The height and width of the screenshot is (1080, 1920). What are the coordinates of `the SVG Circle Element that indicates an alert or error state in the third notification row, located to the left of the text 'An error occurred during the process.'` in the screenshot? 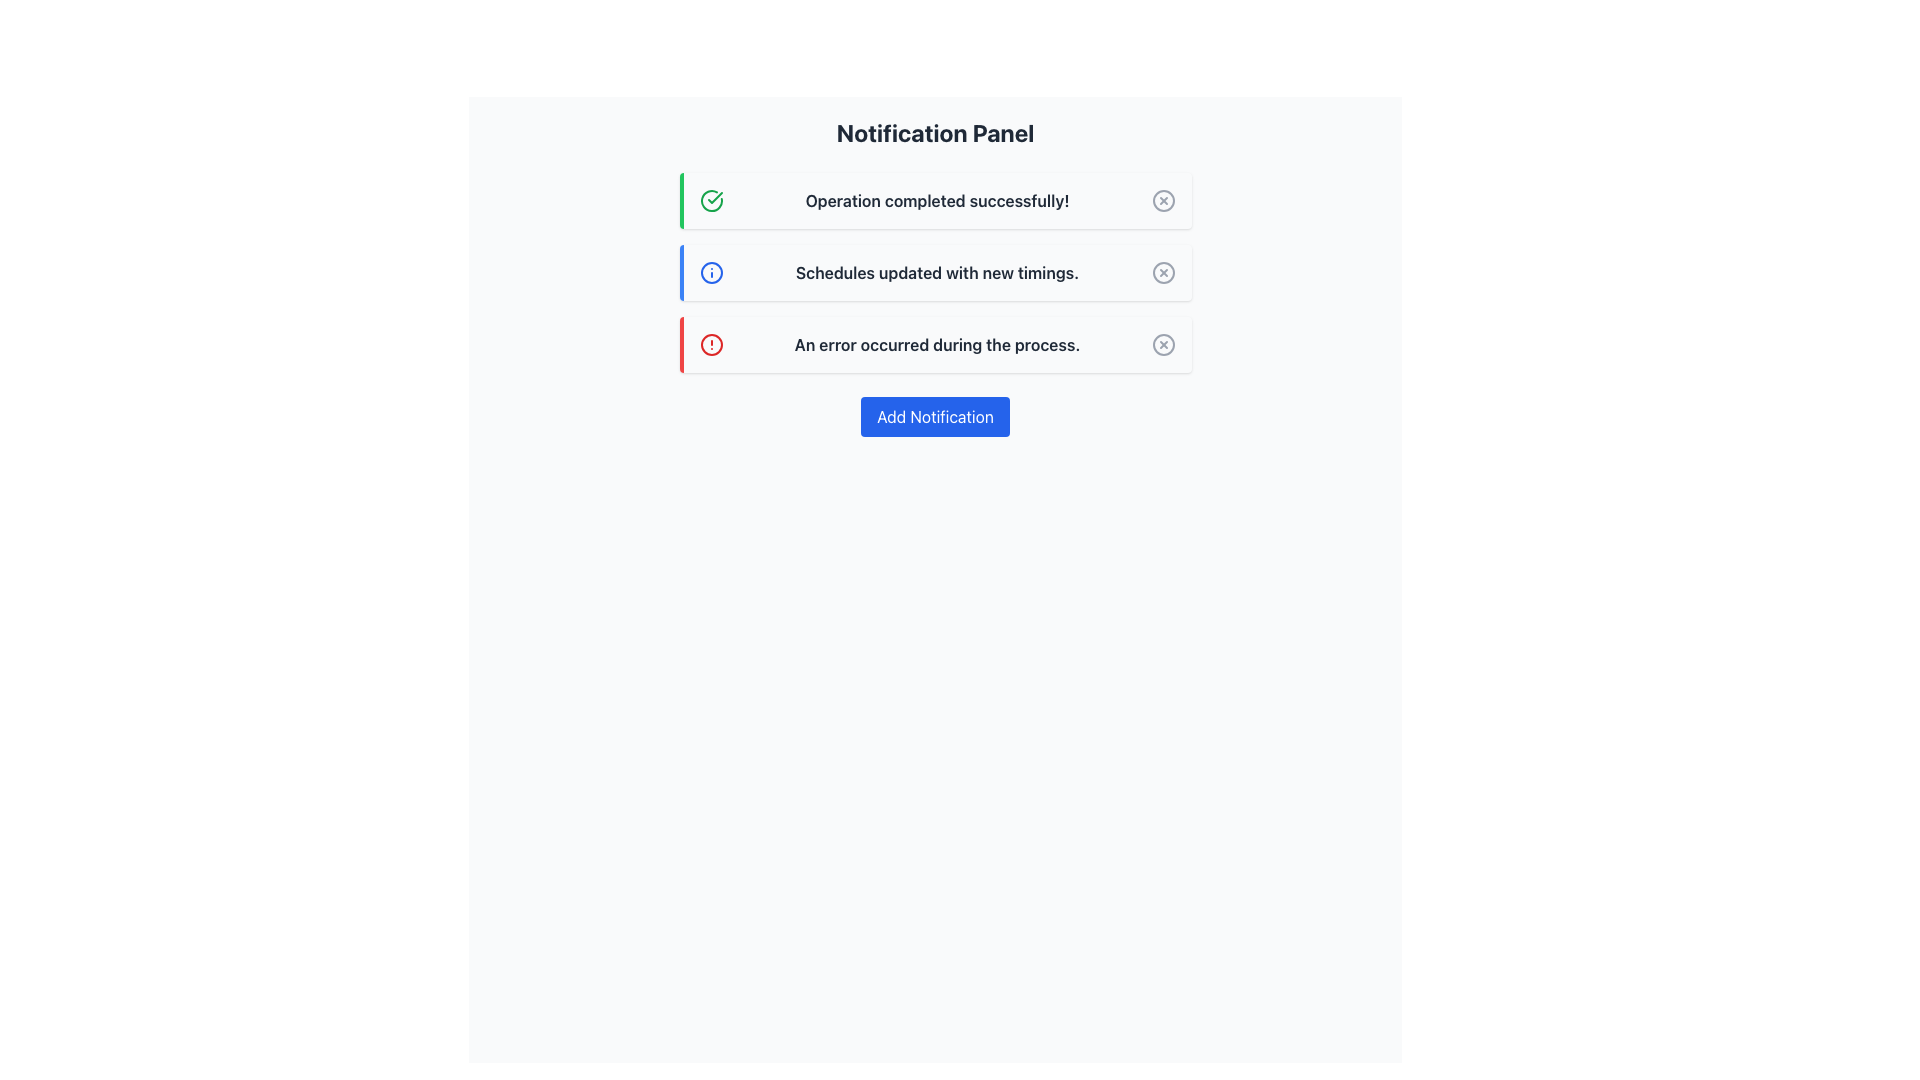 It's located at (711, 343).